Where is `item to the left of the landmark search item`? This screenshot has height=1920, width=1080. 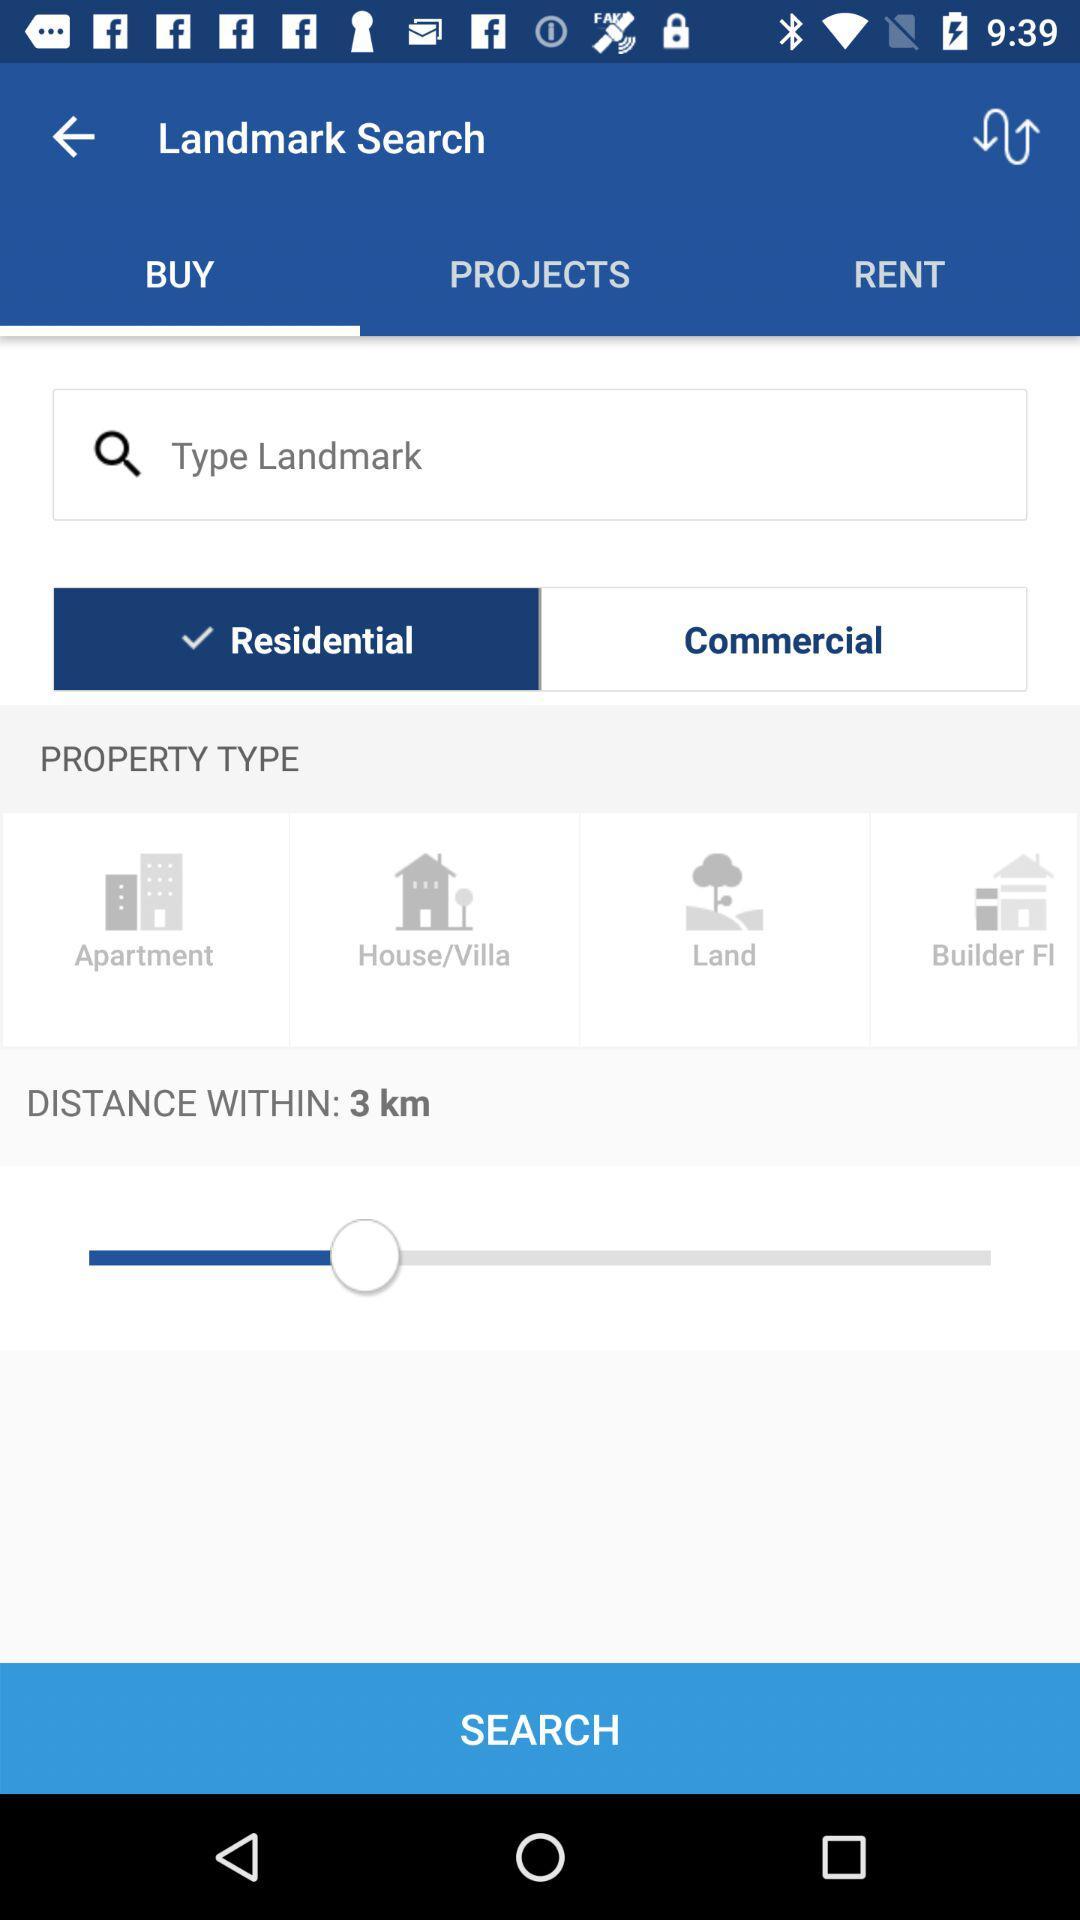 item to the left of the landmark search item is located at coordinates (72, 135).